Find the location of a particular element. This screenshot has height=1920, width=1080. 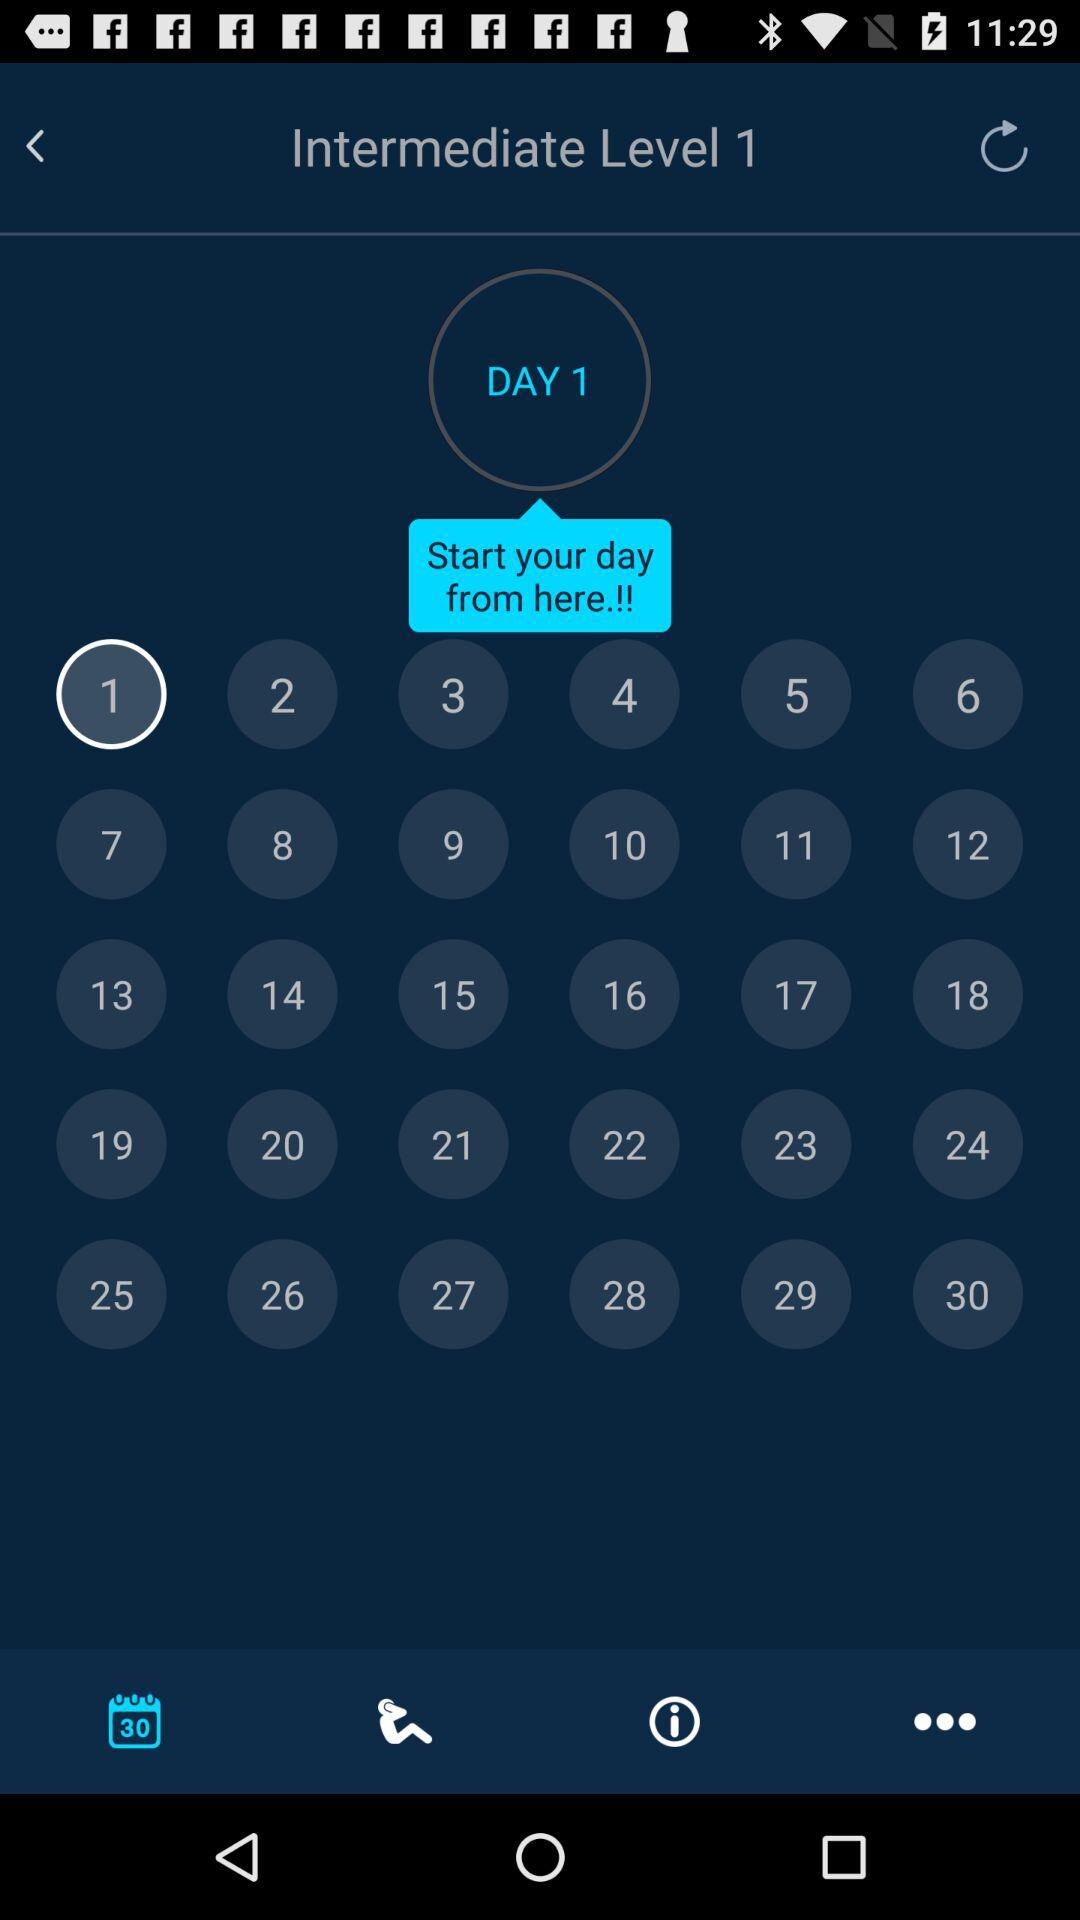

day is located at coordinates (623, 1144).